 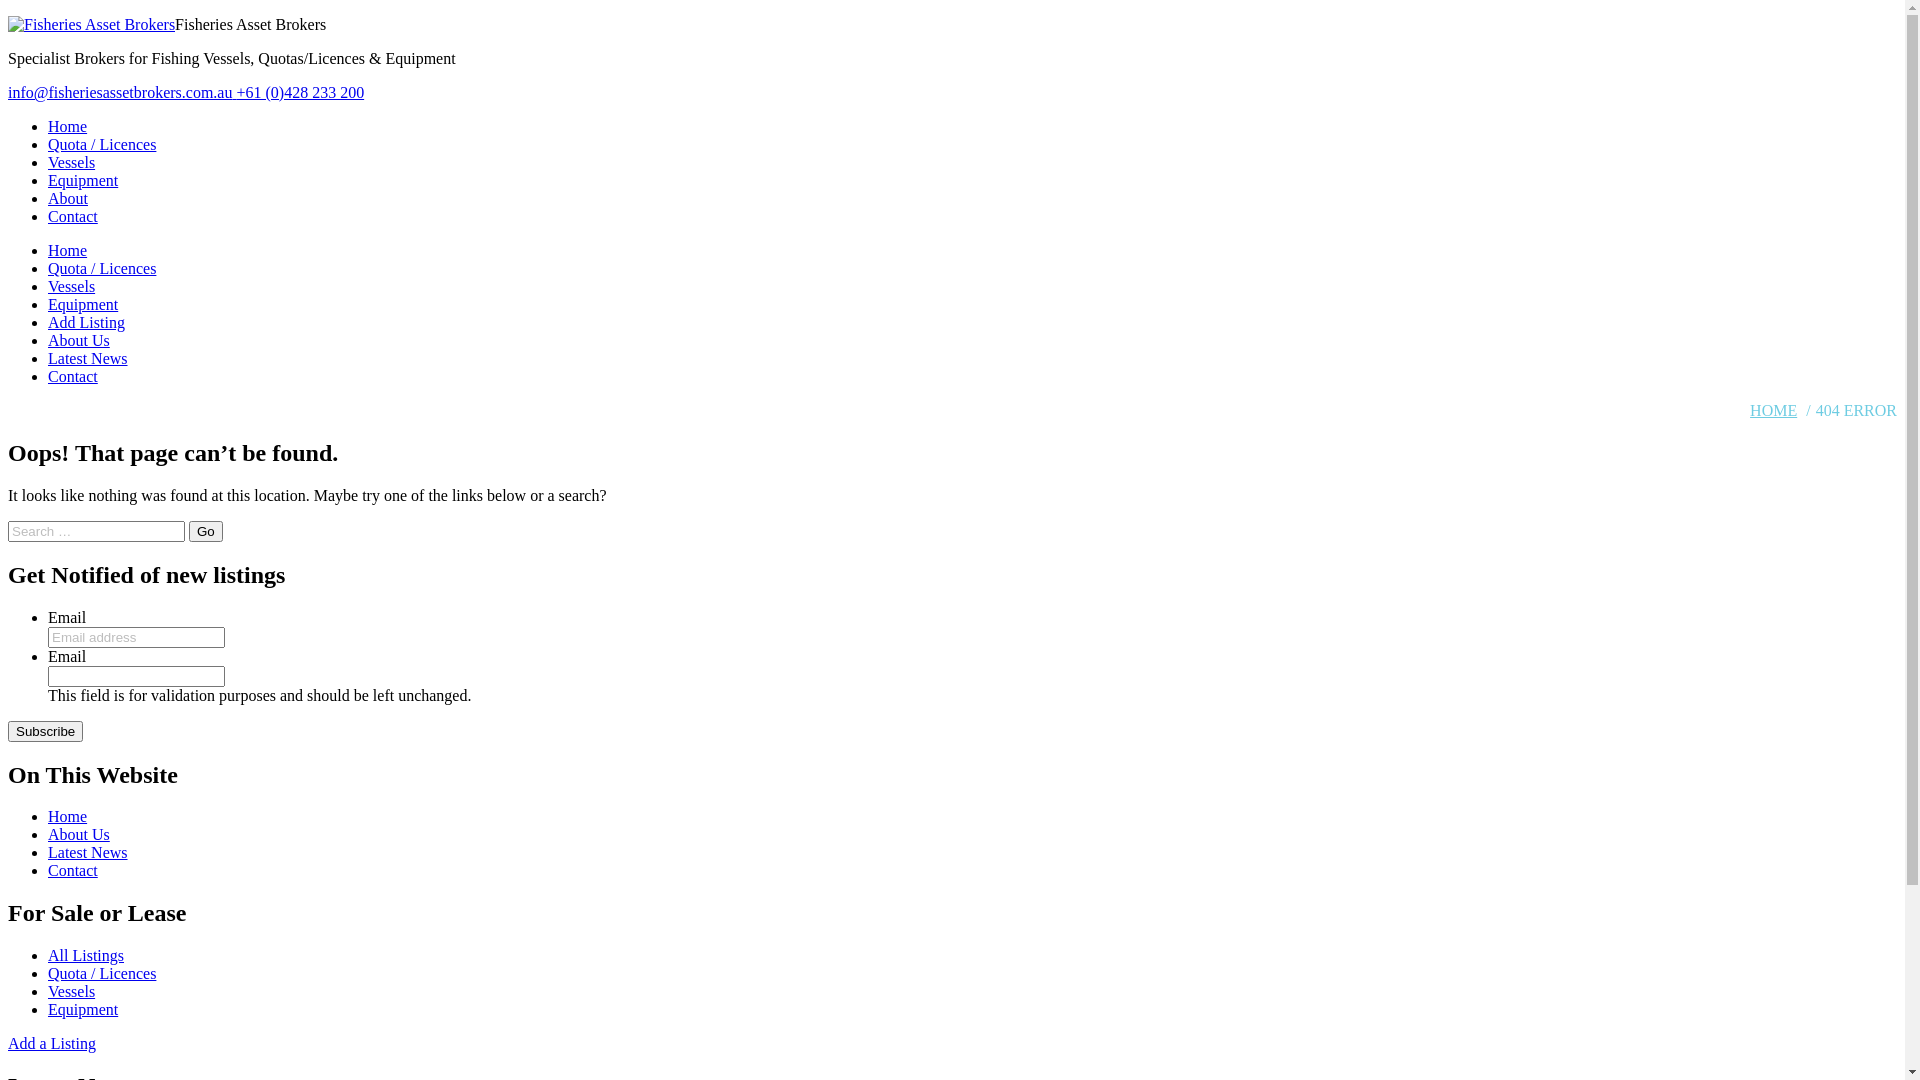 I want to click on 'About Us', so click(x=78, y=834).